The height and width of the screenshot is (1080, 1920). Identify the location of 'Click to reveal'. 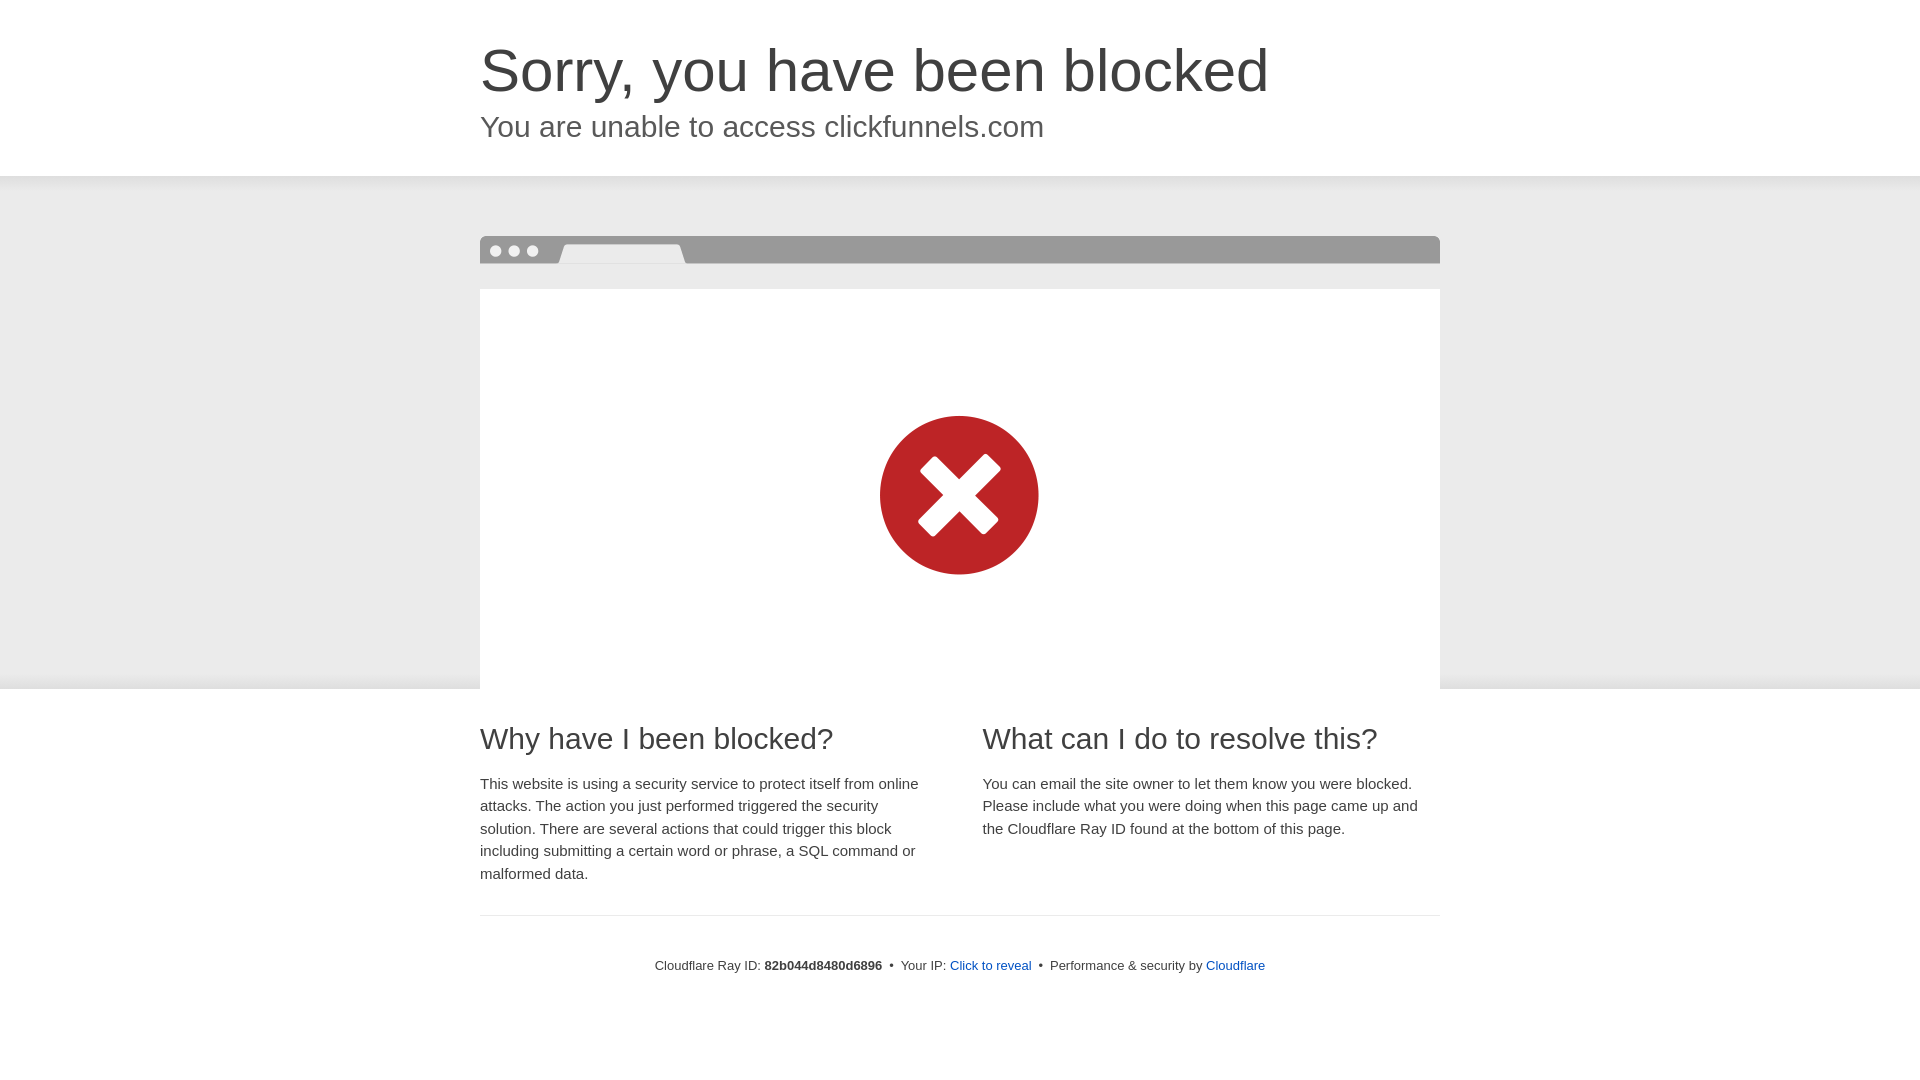
(949, 964).